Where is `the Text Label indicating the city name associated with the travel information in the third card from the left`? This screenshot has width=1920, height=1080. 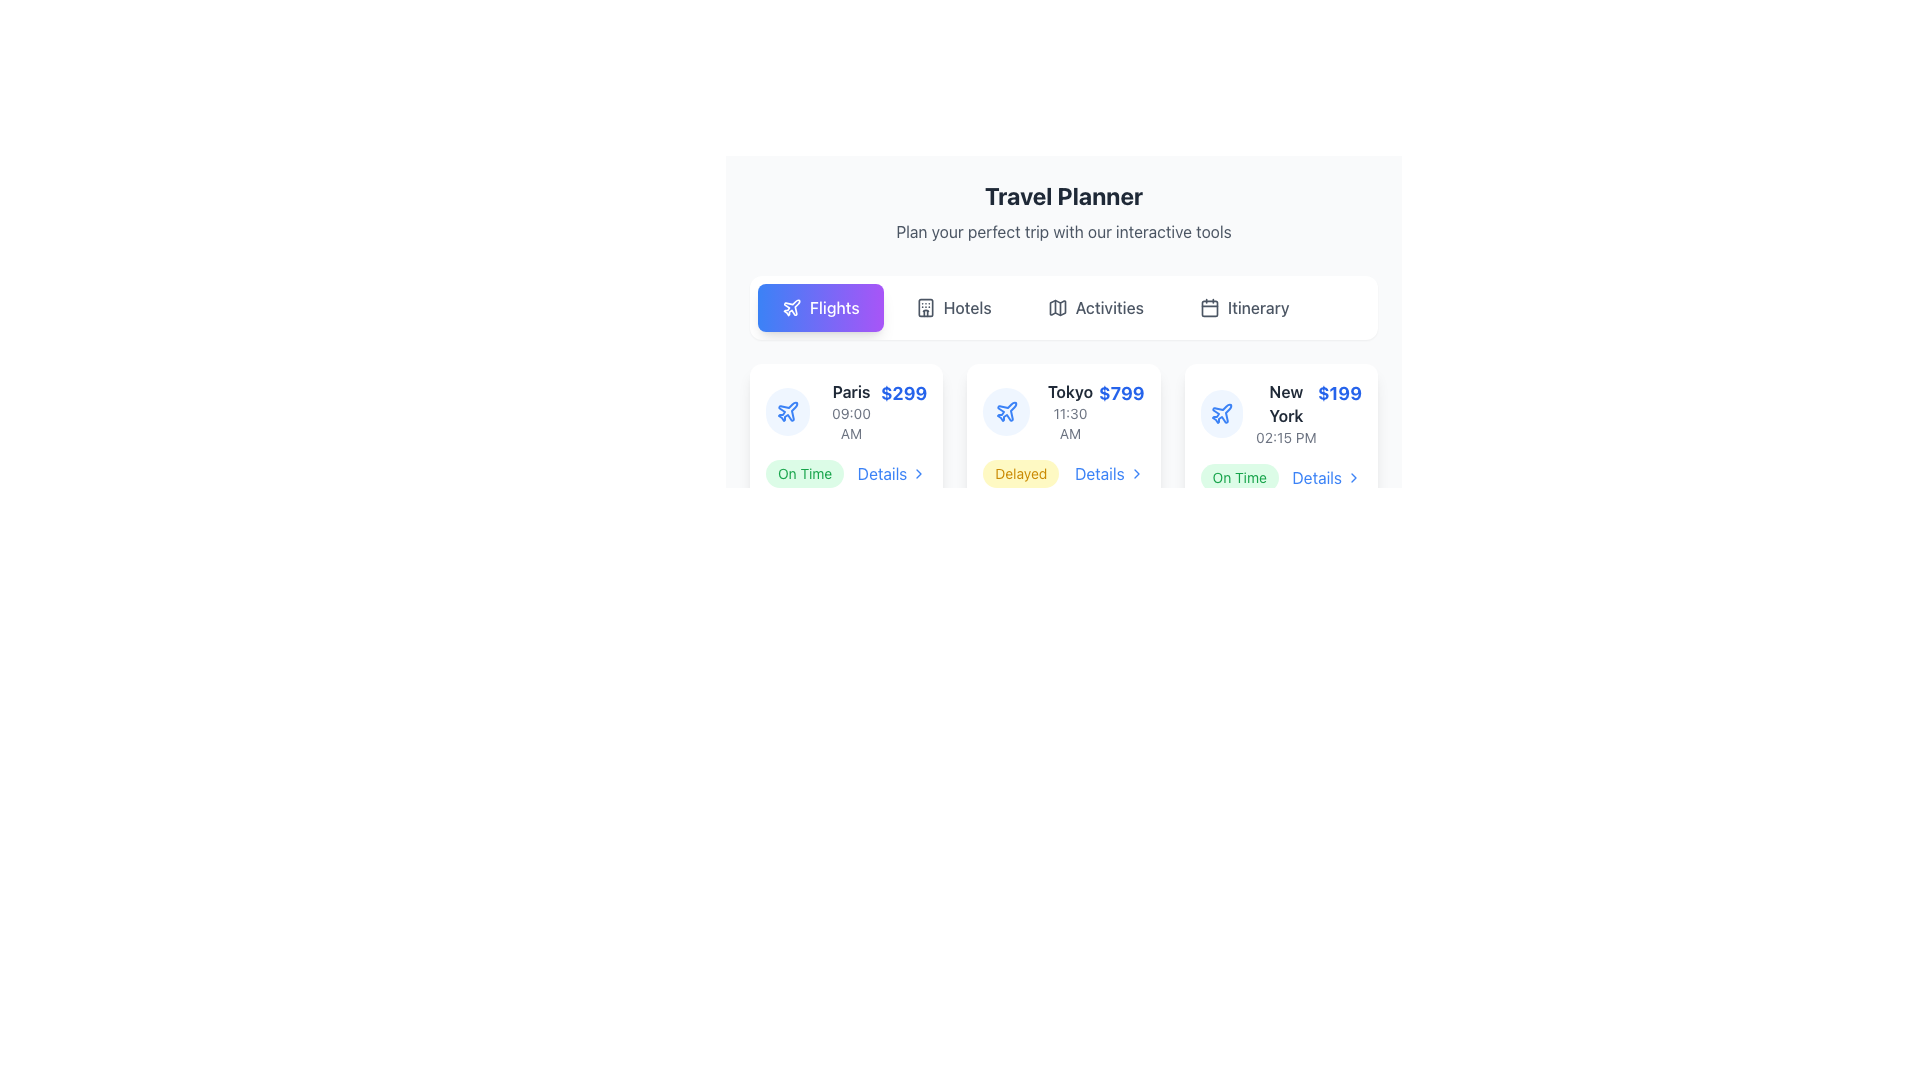
the Text Label indicating the city name associated with the travel information in the third card from the left is located at coordinates (1286, 404).